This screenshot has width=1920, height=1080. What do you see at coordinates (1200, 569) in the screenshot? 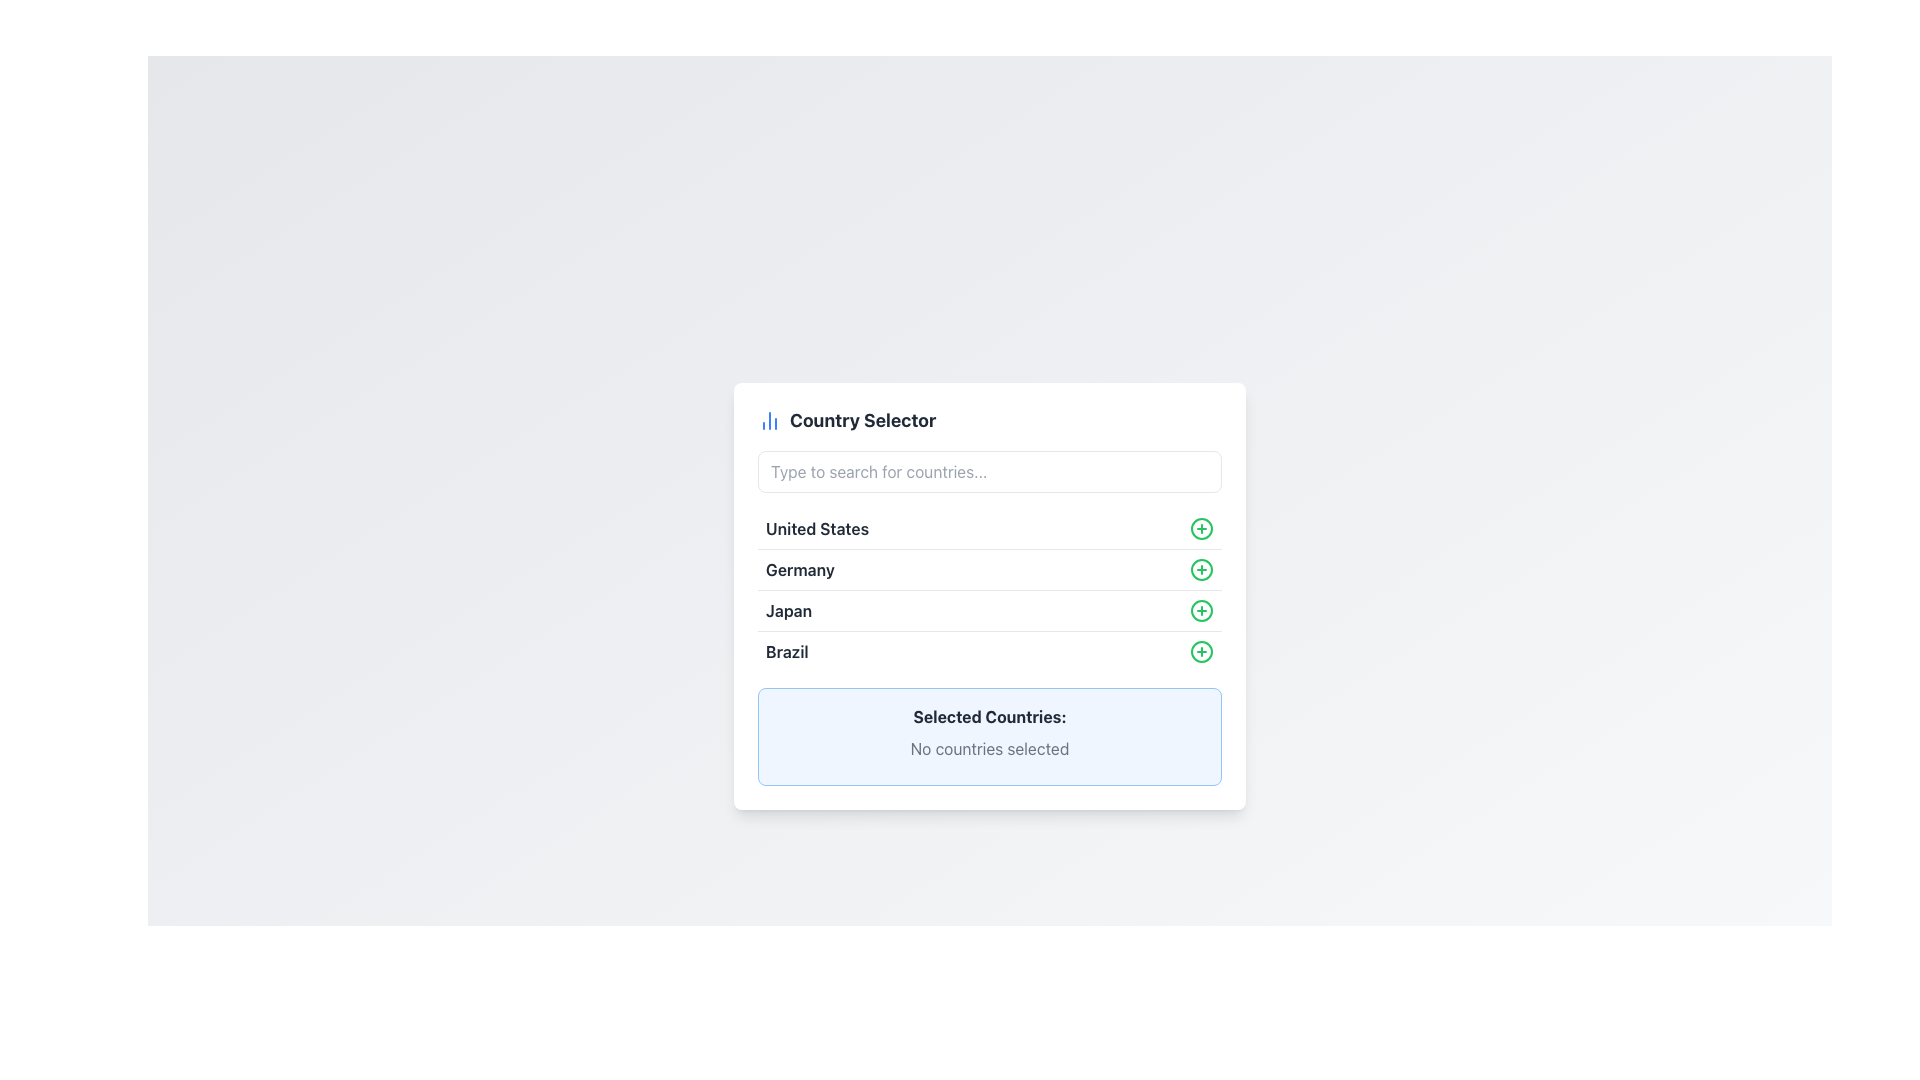
I see `the circular shape that forms the outline of the green add button associated with the 'Germany' option in the country list` at bounding box center [1200, 569].